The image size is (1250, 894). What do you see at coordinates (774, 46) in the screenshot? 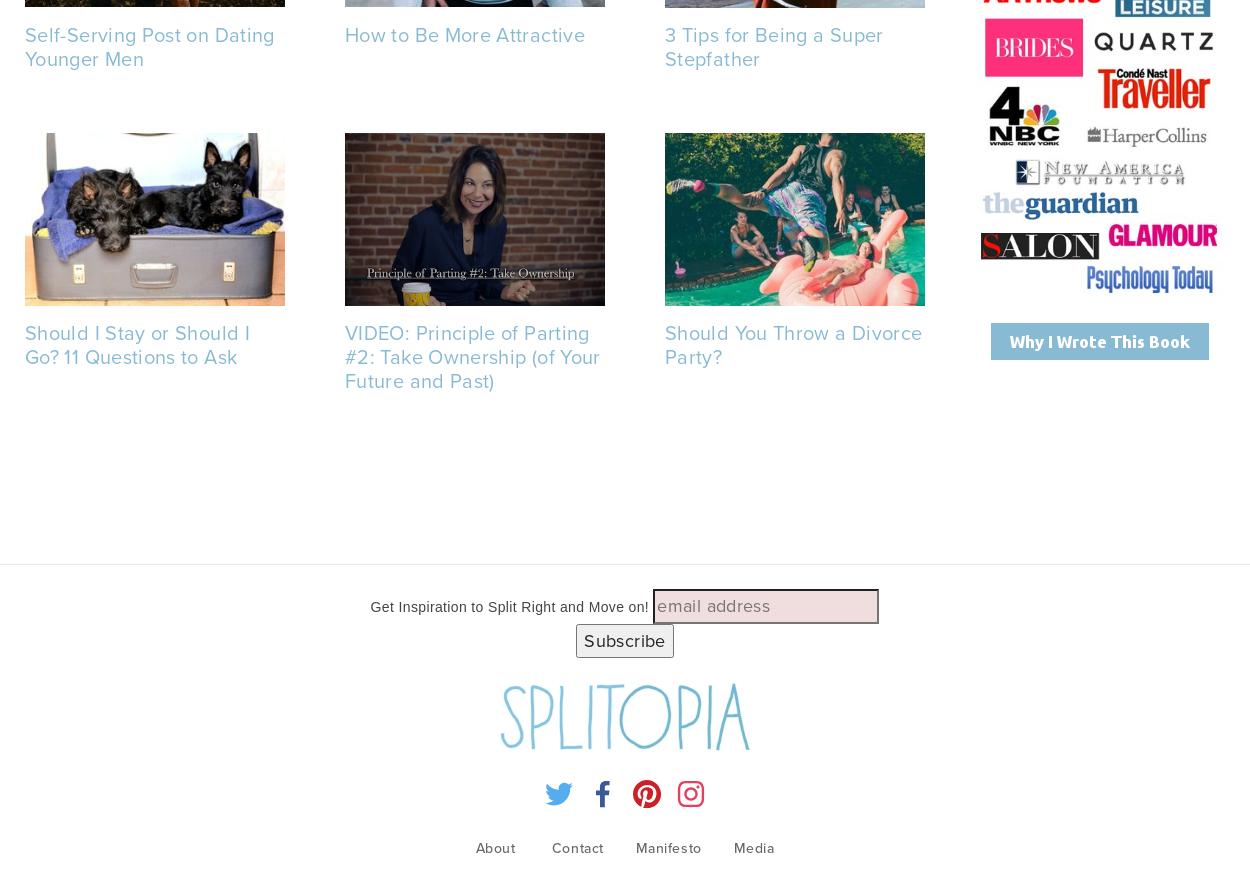
I see `'3 Tips for Being a Super Stepfather'` at bounding box center [774, 46].